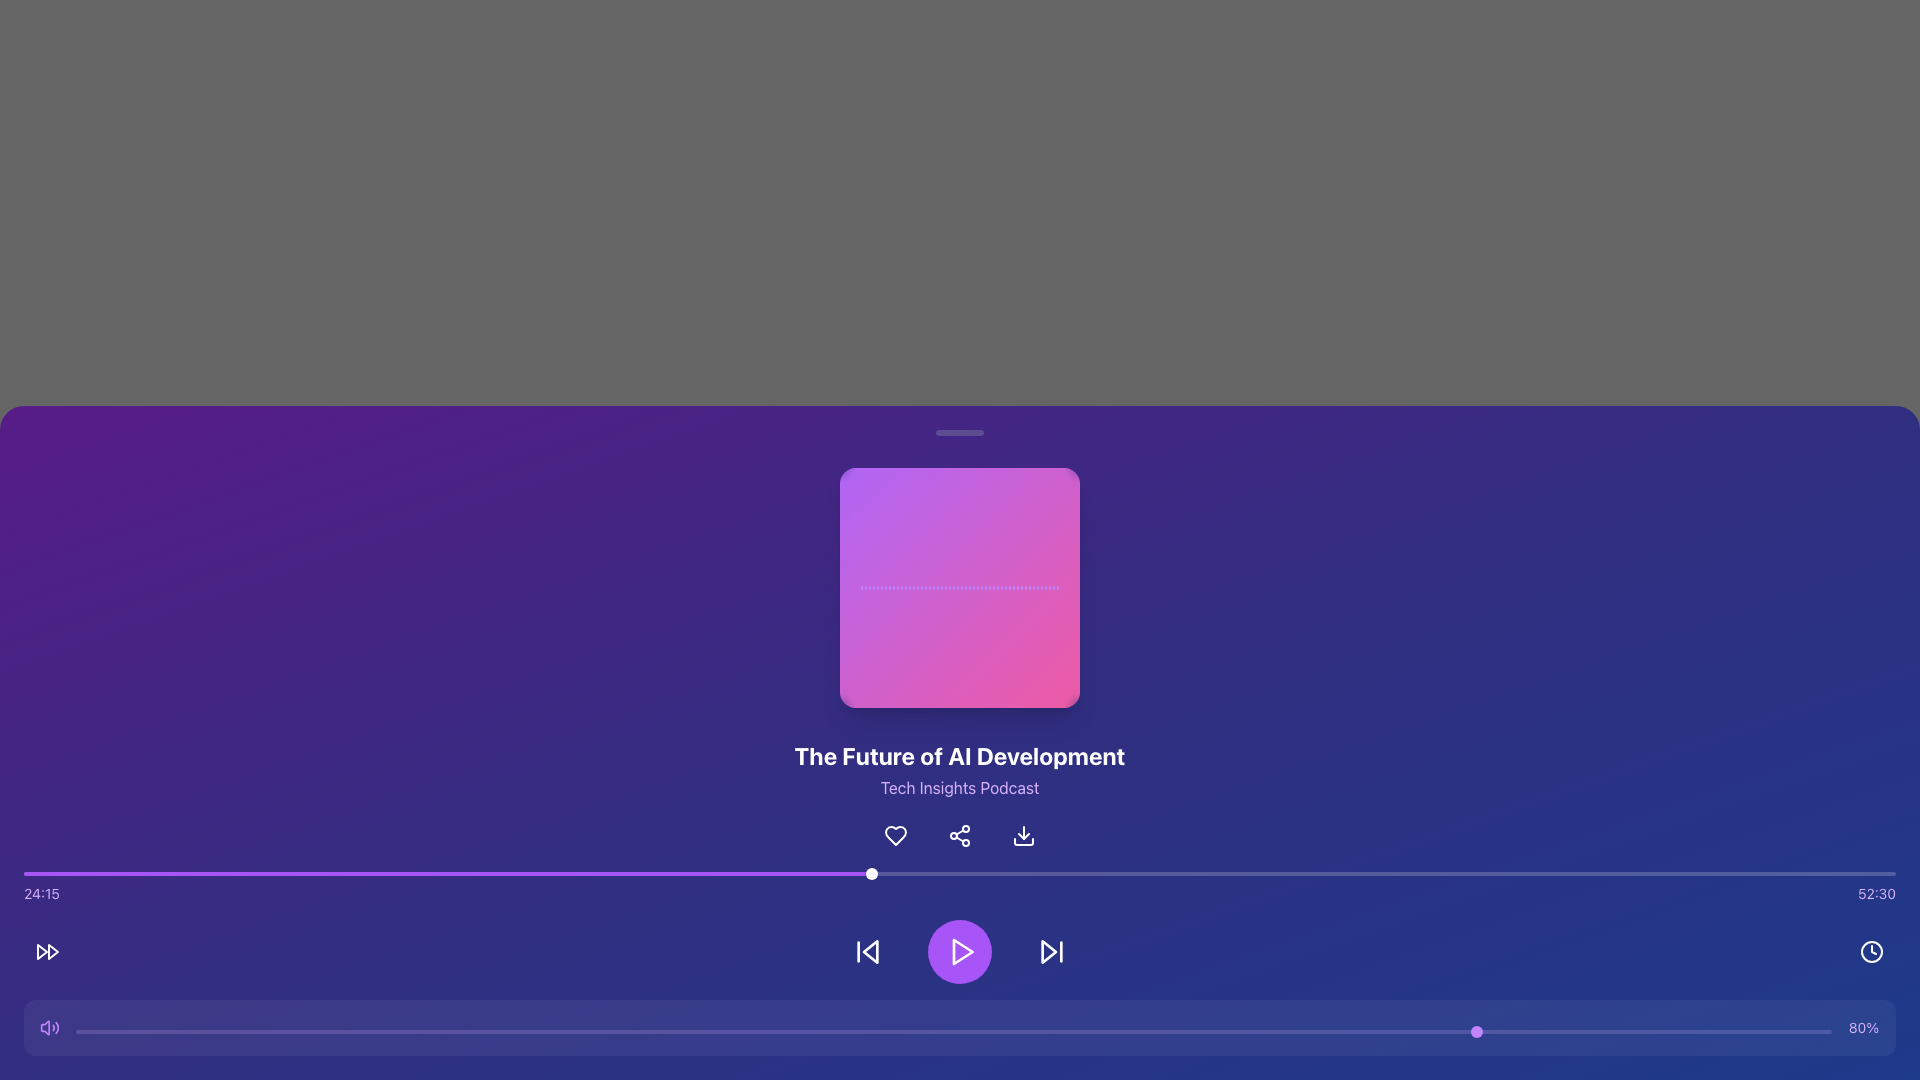 The image size is (1920, 1080). Describe the element at coordinates (1023, 836) in the screenshot. I see `the download button with an embedded icon located to the right of the share icon button, below the title 'The Future of AI Development' to activate the color change effect` at that location.